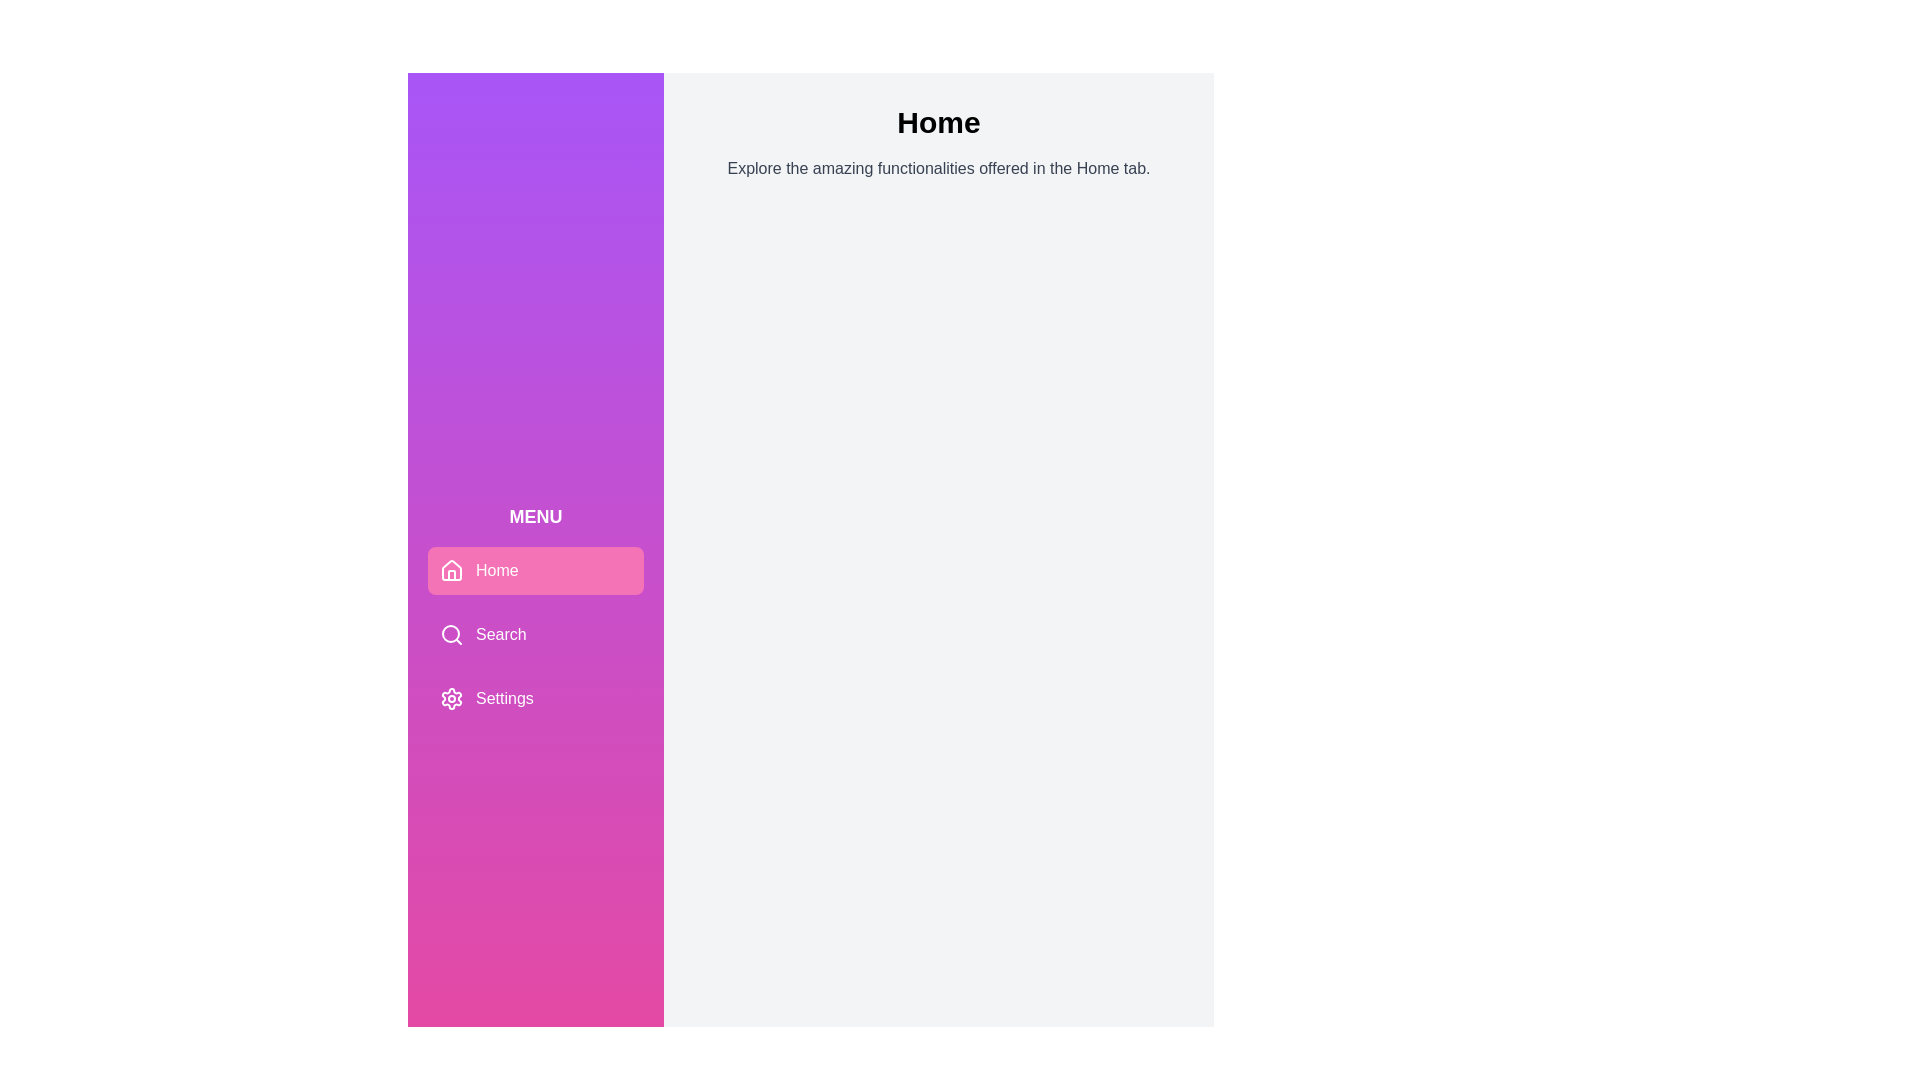  Describe the element at coordinates (536, 635) in the screenshot. I see `the Search tab from the menu` at that location.